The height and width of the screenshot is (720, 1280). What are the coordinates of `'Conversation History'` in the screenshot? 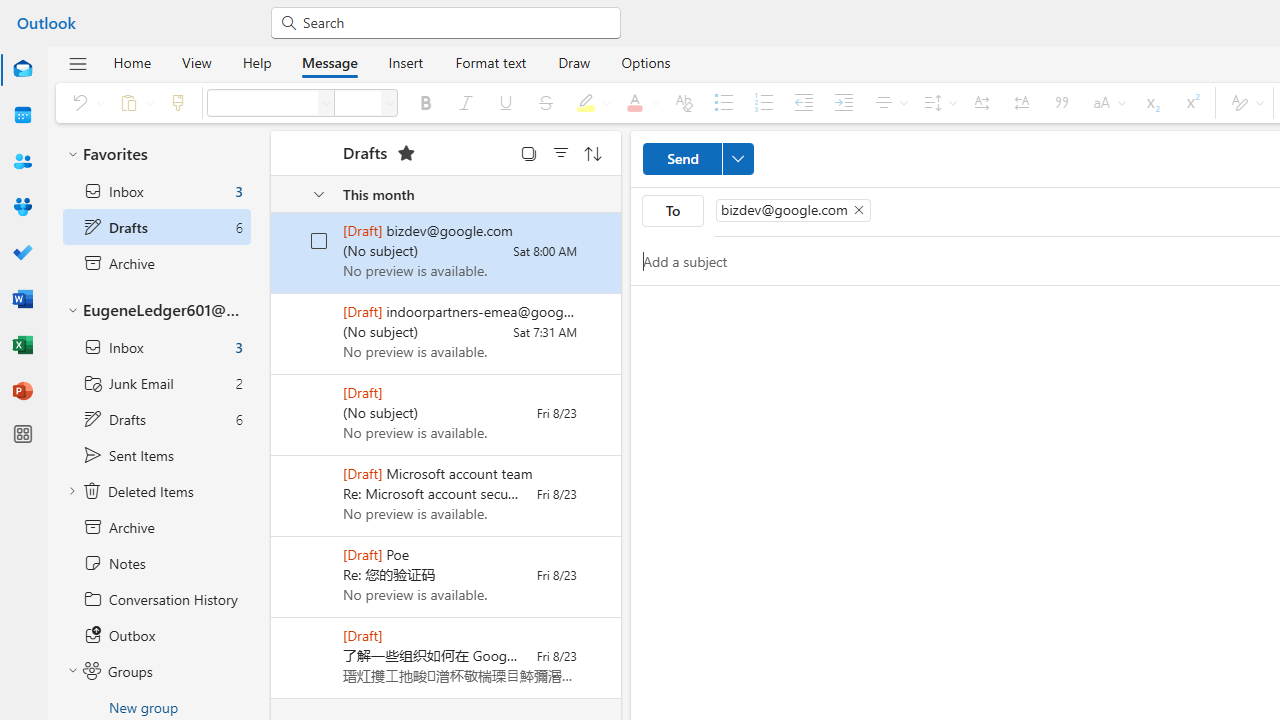 It's located at (155, 598).